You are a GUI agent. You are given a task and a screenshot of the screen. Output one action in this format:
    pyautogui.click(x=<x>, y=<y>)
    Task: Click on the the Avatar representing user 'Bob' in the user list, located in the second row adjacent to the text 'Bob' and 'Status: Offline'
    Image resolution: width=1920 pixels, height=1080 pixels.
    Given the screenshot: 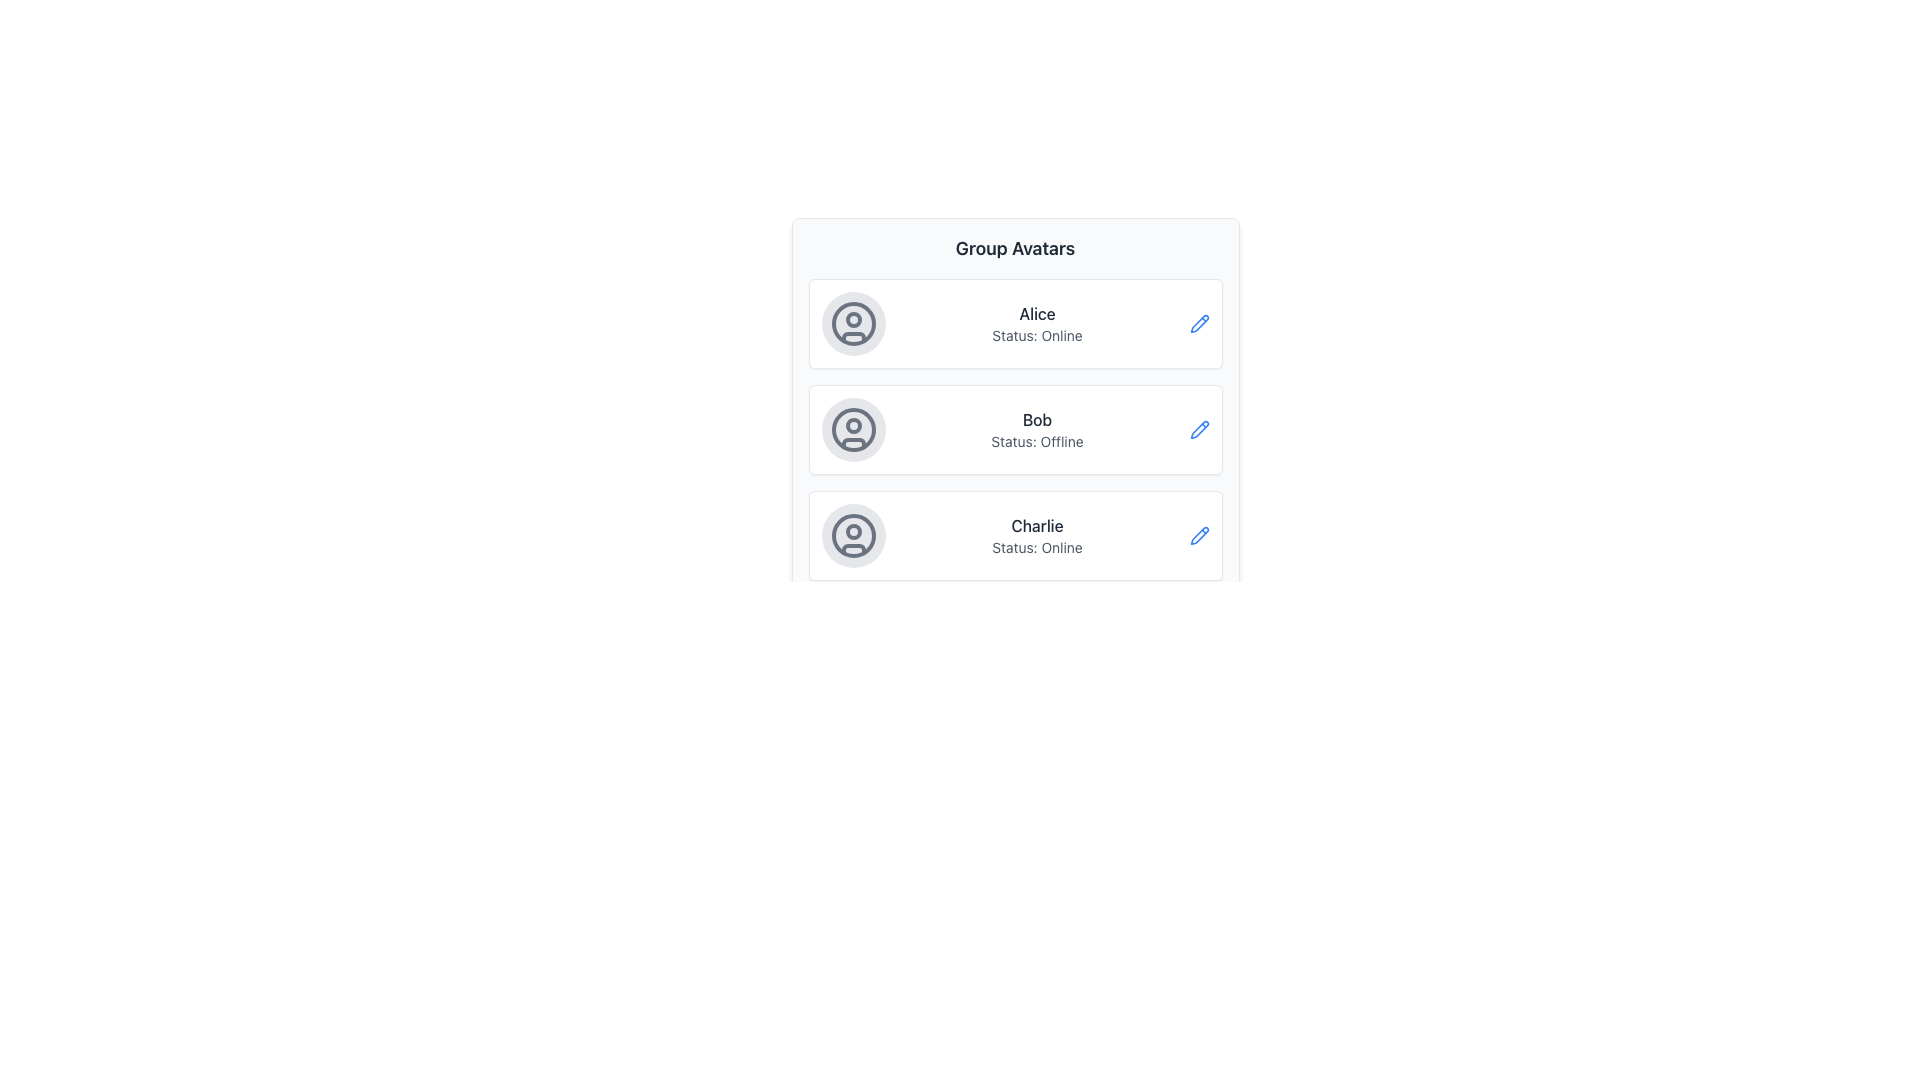 What is the action you would take?
    pyautogui.click(x=853, y=428)
    